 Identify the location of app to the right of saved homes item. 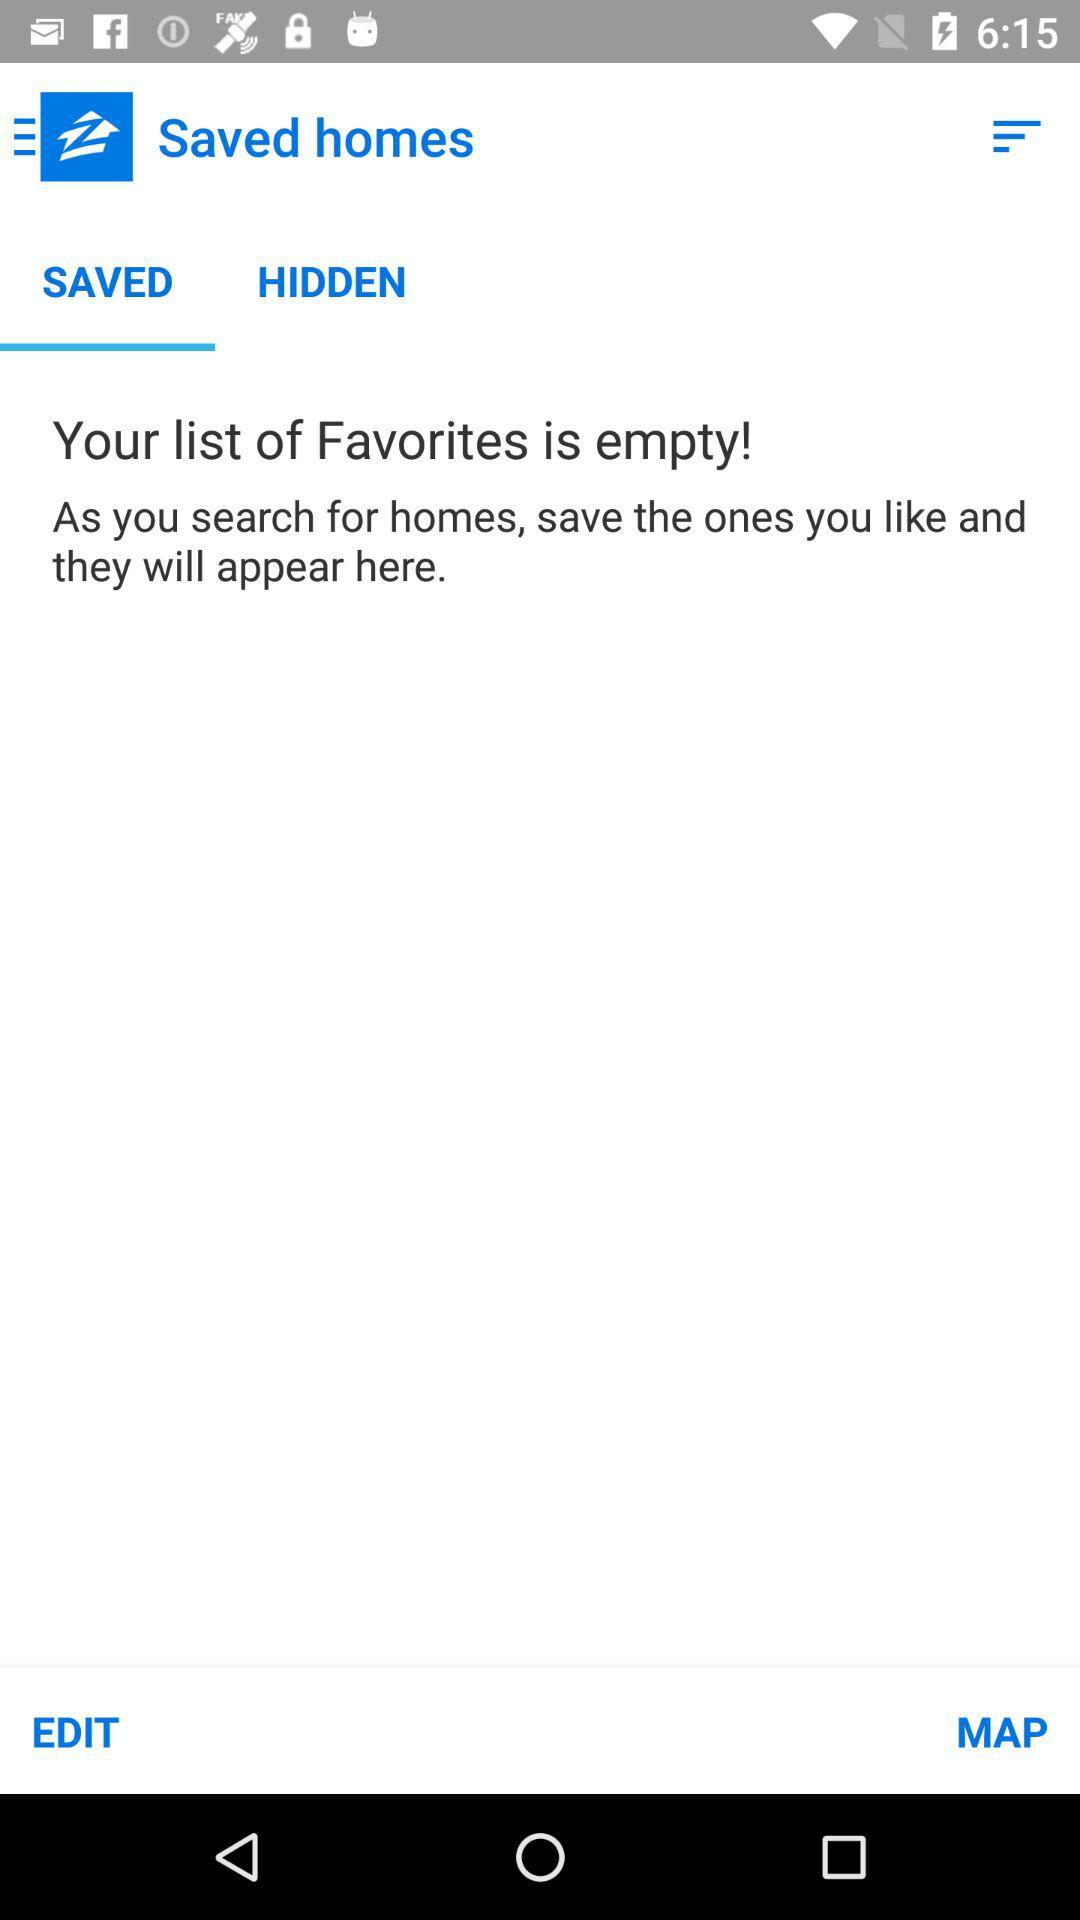
(1017, 135).